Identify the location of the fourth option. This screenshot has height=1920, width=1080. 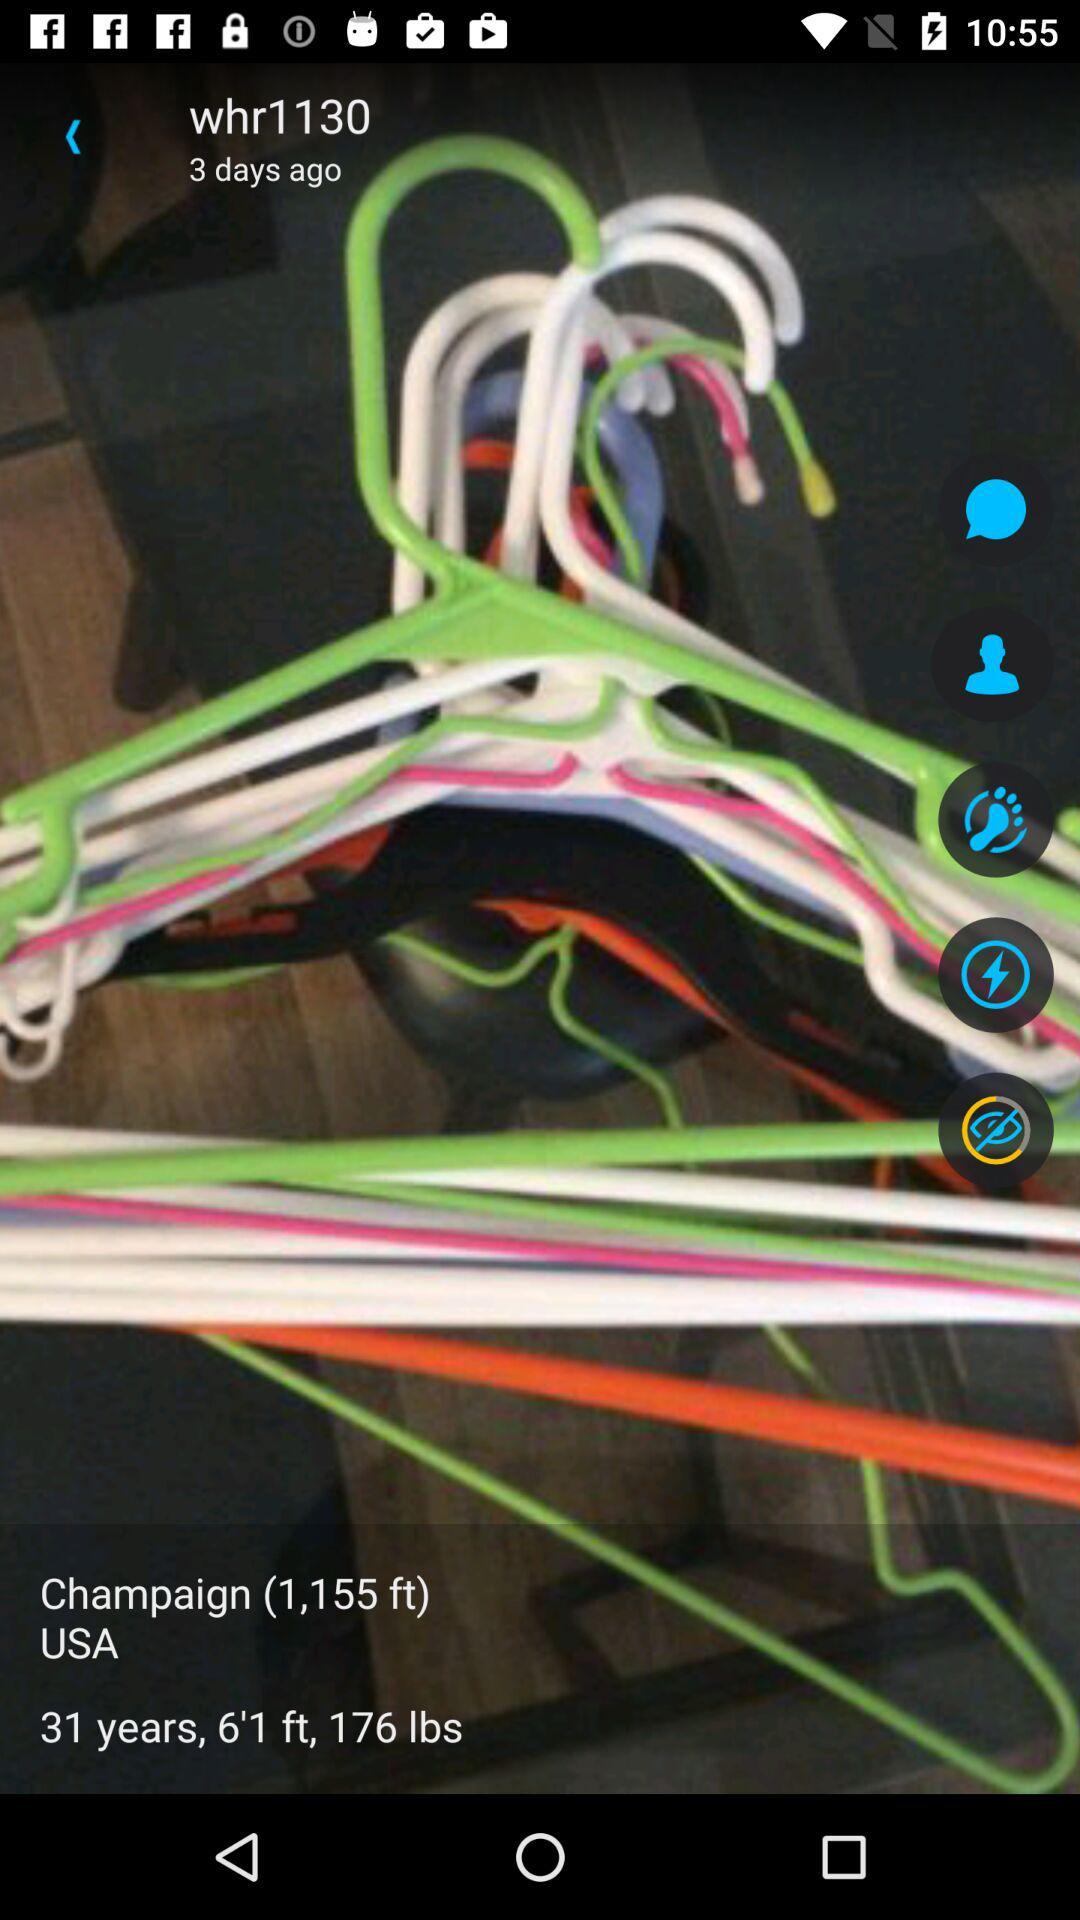
(995, 974).